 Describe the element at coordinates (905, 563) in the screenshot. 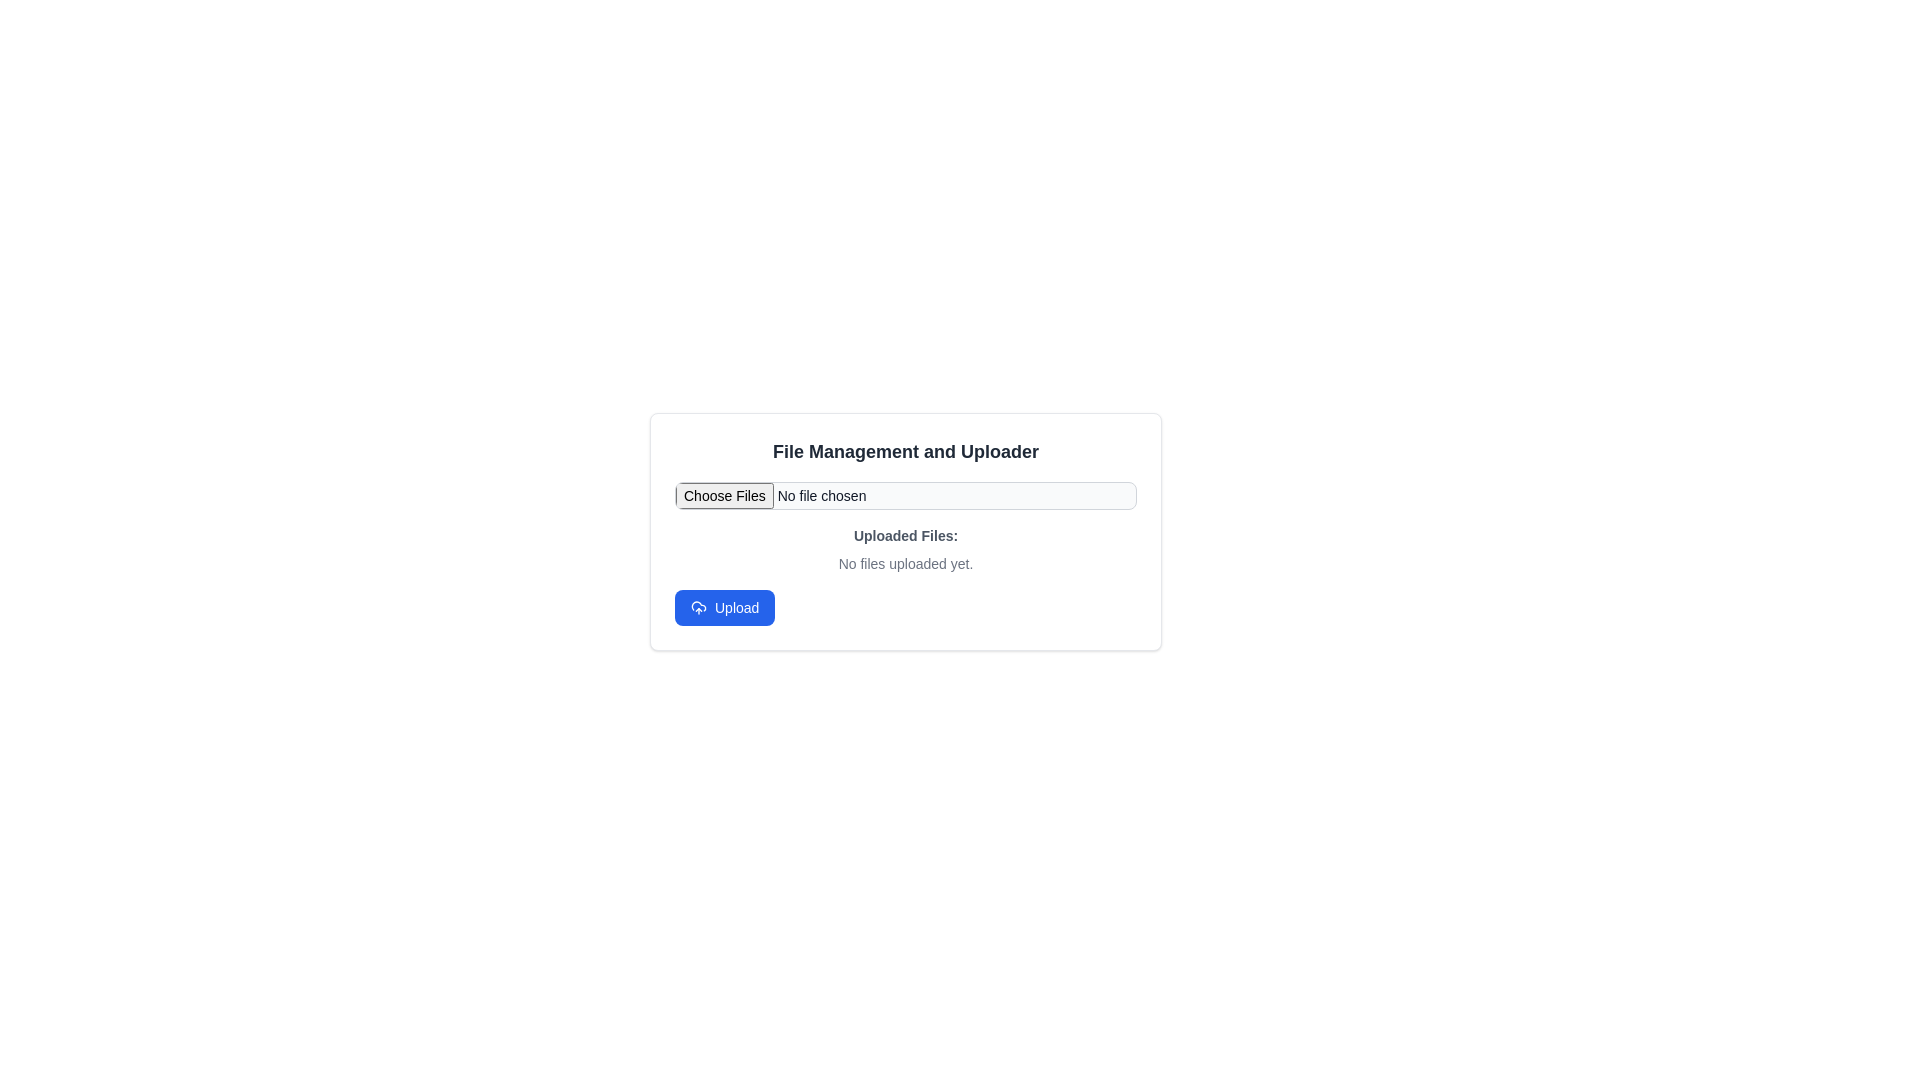

I see `the text label that reads 'No files uploaded yet.' which is displayed in small, gray font and is centrally aligned below the 'Uploaded Files:' label` at that location.